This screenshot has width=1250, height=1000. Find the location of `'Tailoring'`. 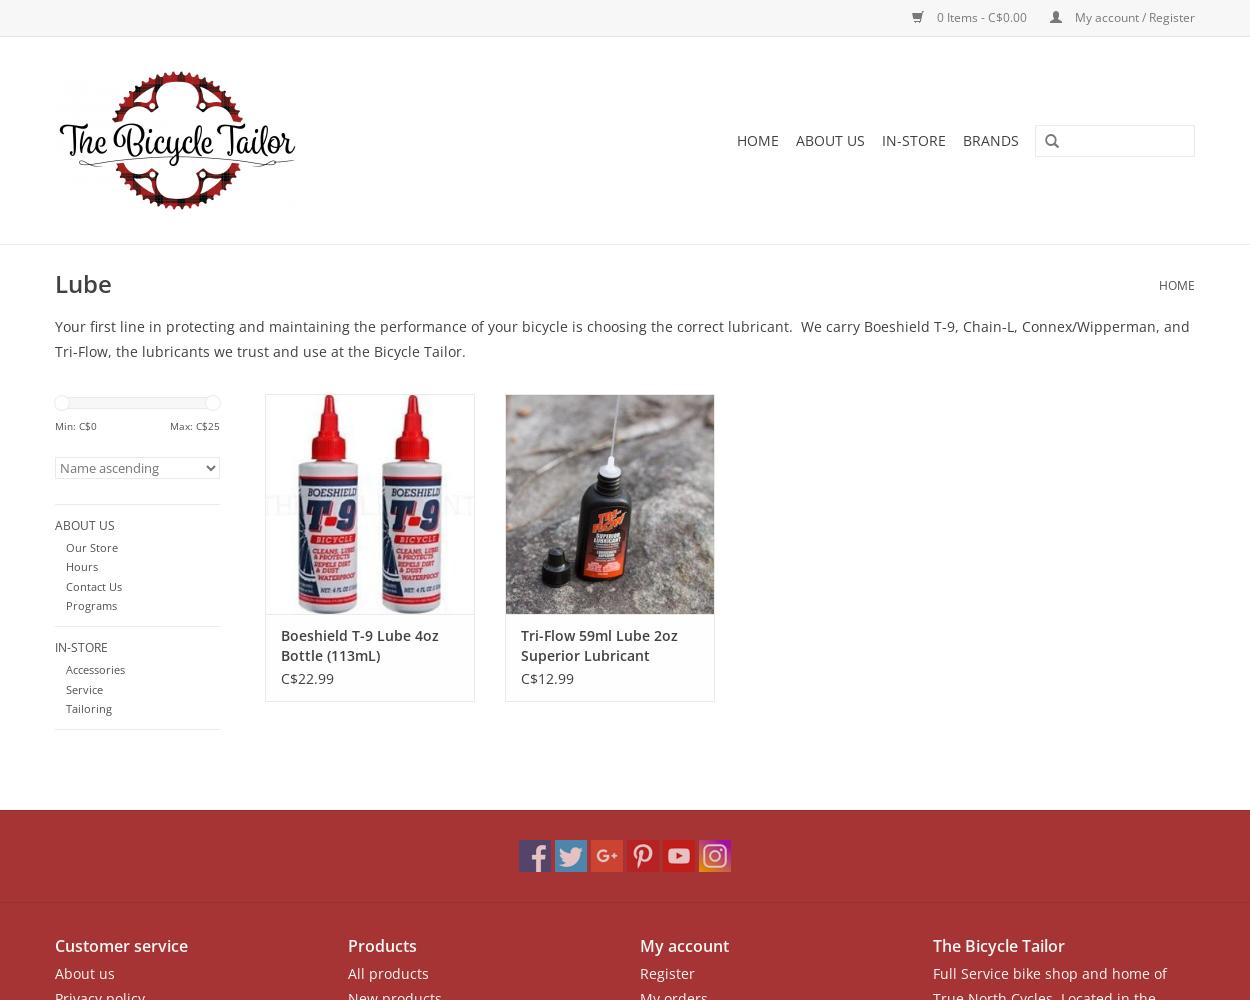

'Tailoring' is located at coordinates (87, 706).